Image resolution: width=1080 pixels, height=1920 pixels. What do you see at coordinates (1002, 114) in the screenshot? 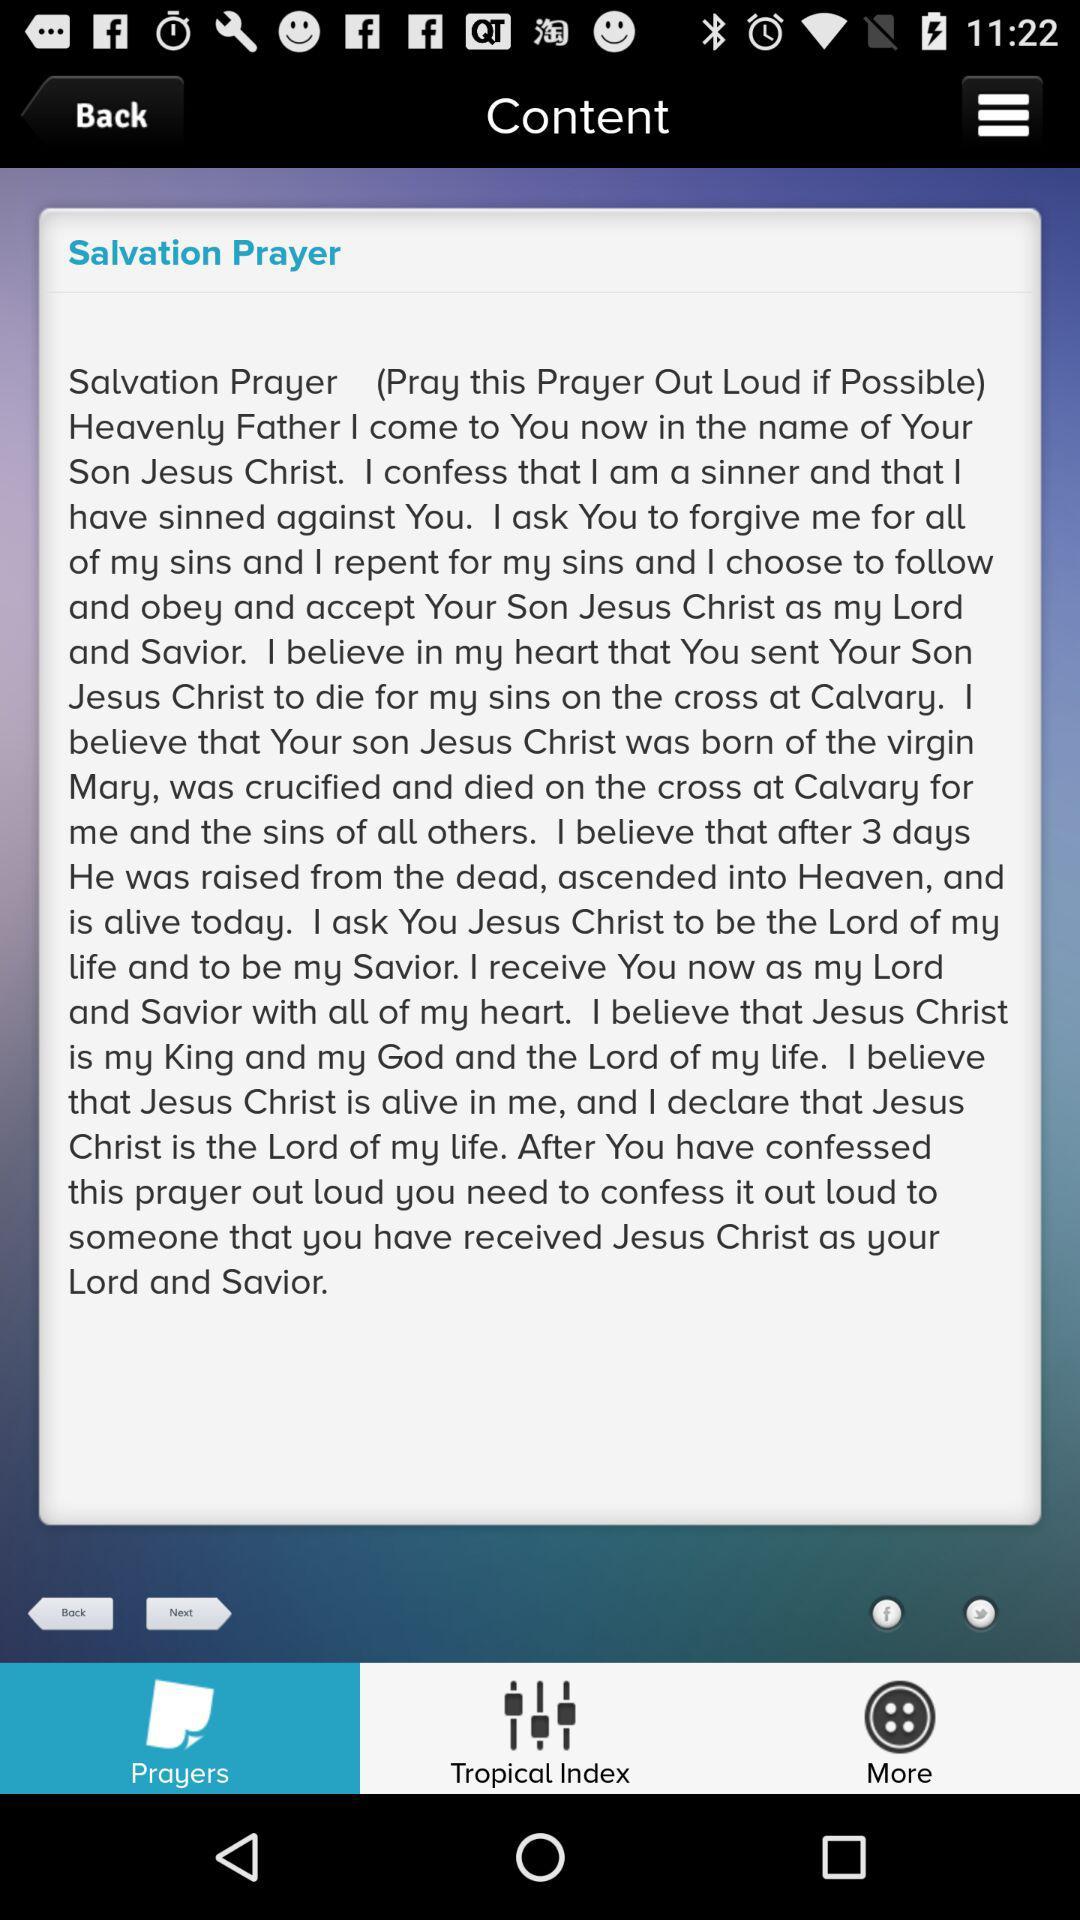
I see `open menu` at bounding box center [1002, 114].